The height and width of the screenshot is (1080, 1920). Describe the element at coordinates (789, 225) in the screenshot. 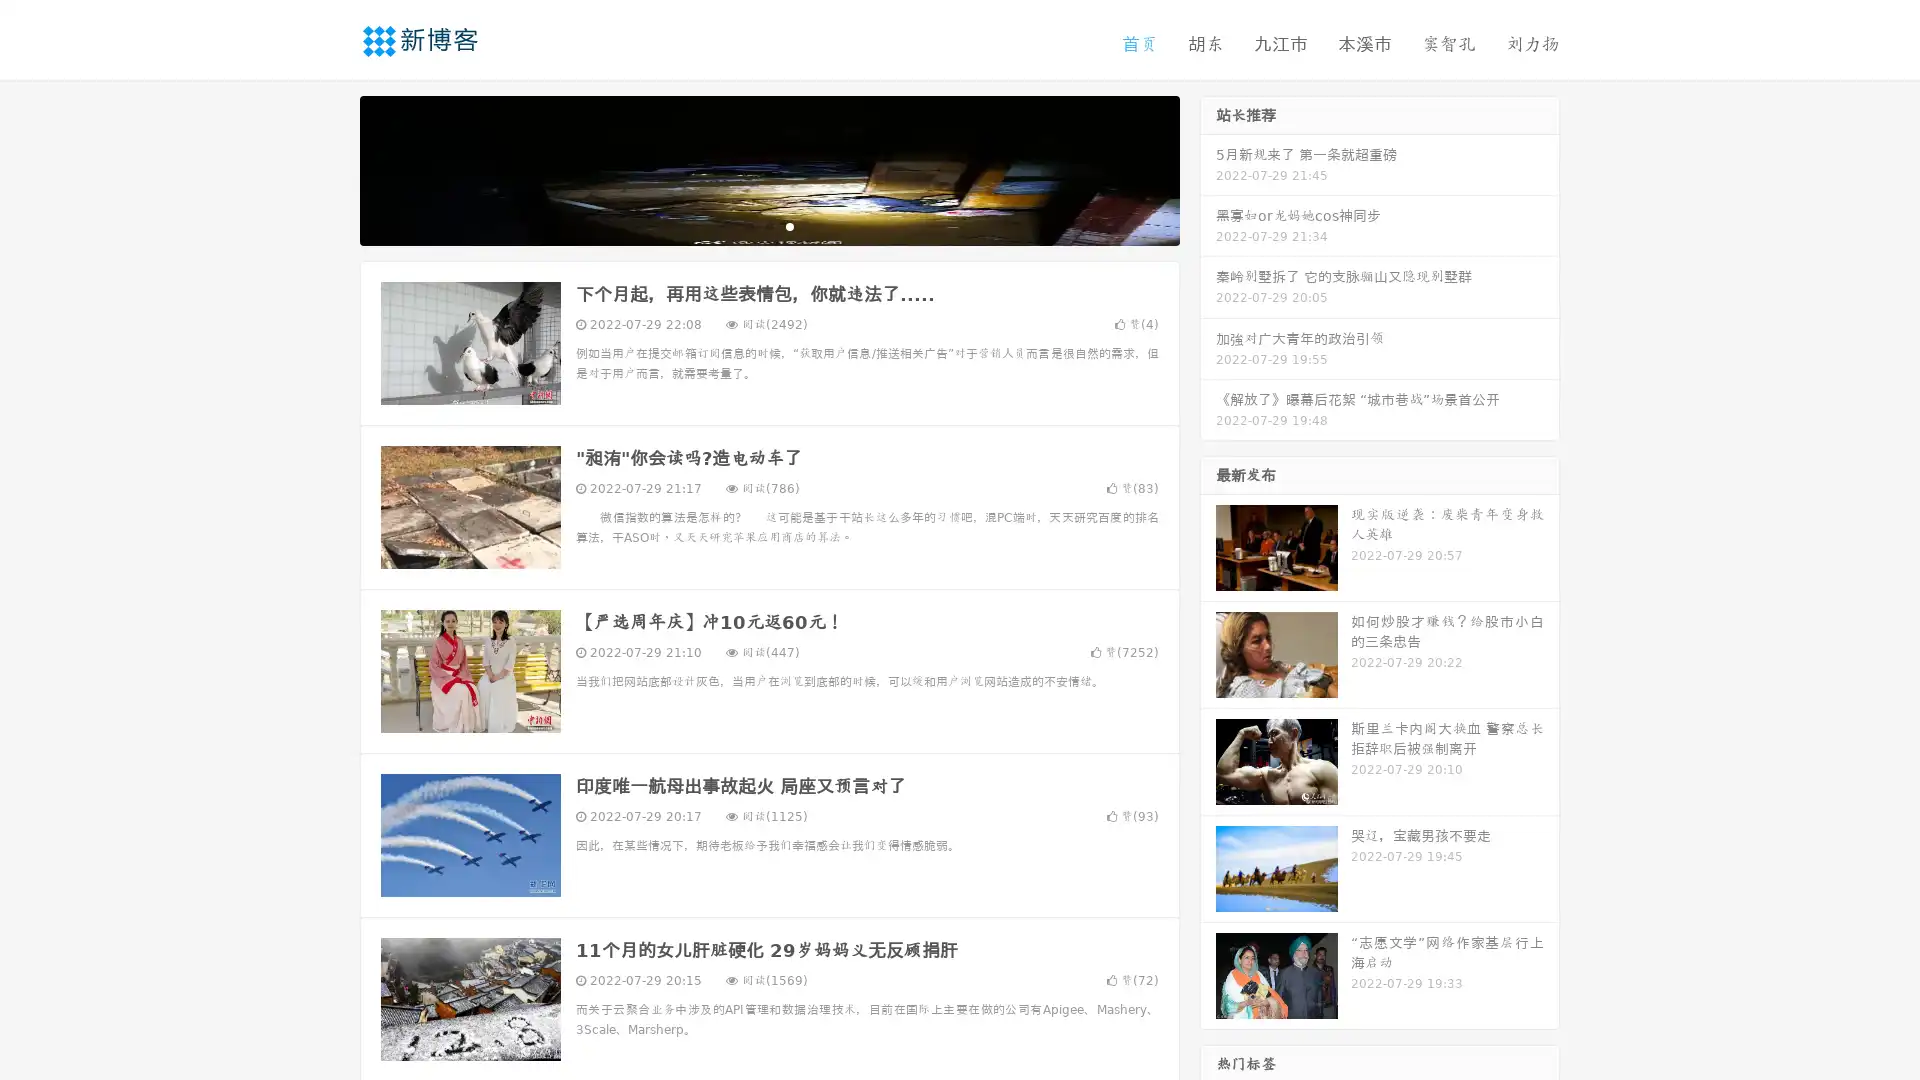

I see `Go to slide 3` at that location.